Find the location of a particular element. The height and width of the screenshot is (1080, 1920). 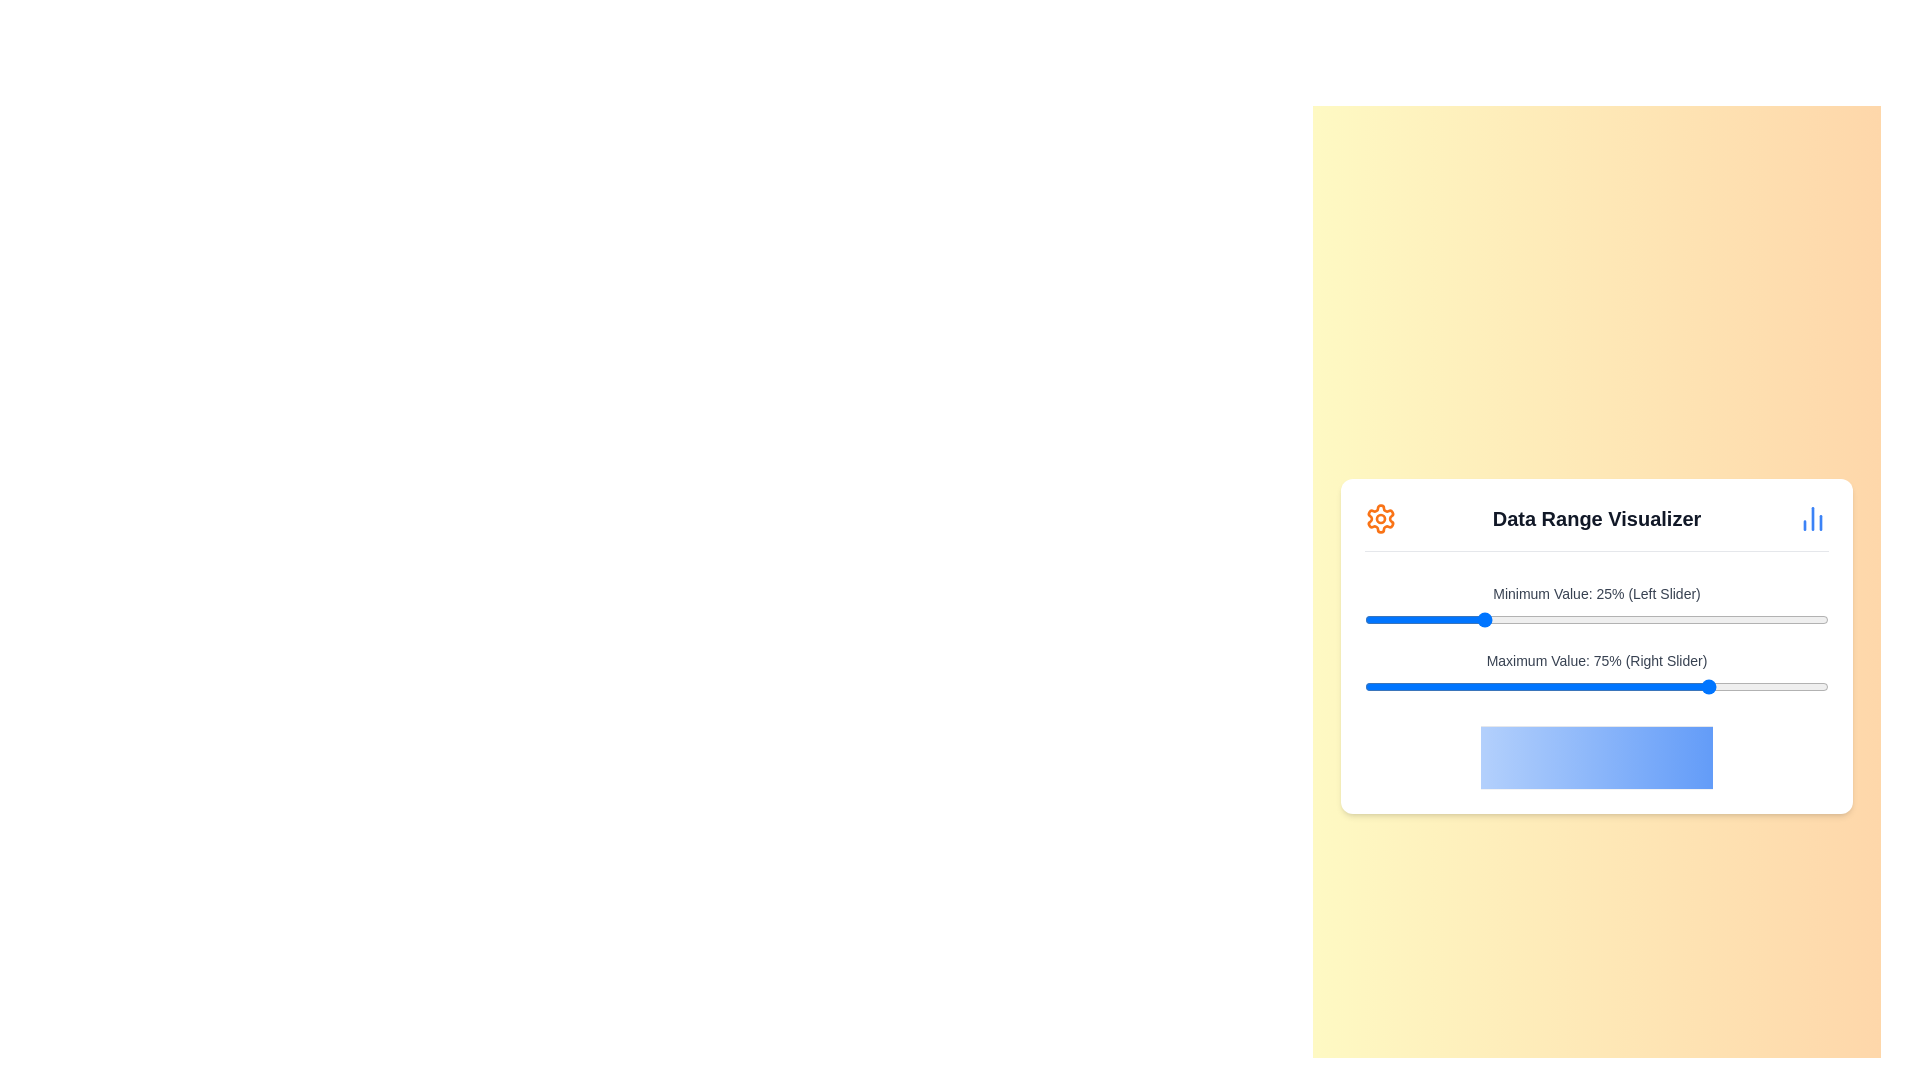

the track of the second slider input located below the label 'Maximum Value: 75% (Right Slider)' to move the handle to the clicked position is located at coordinates (1596, 685).